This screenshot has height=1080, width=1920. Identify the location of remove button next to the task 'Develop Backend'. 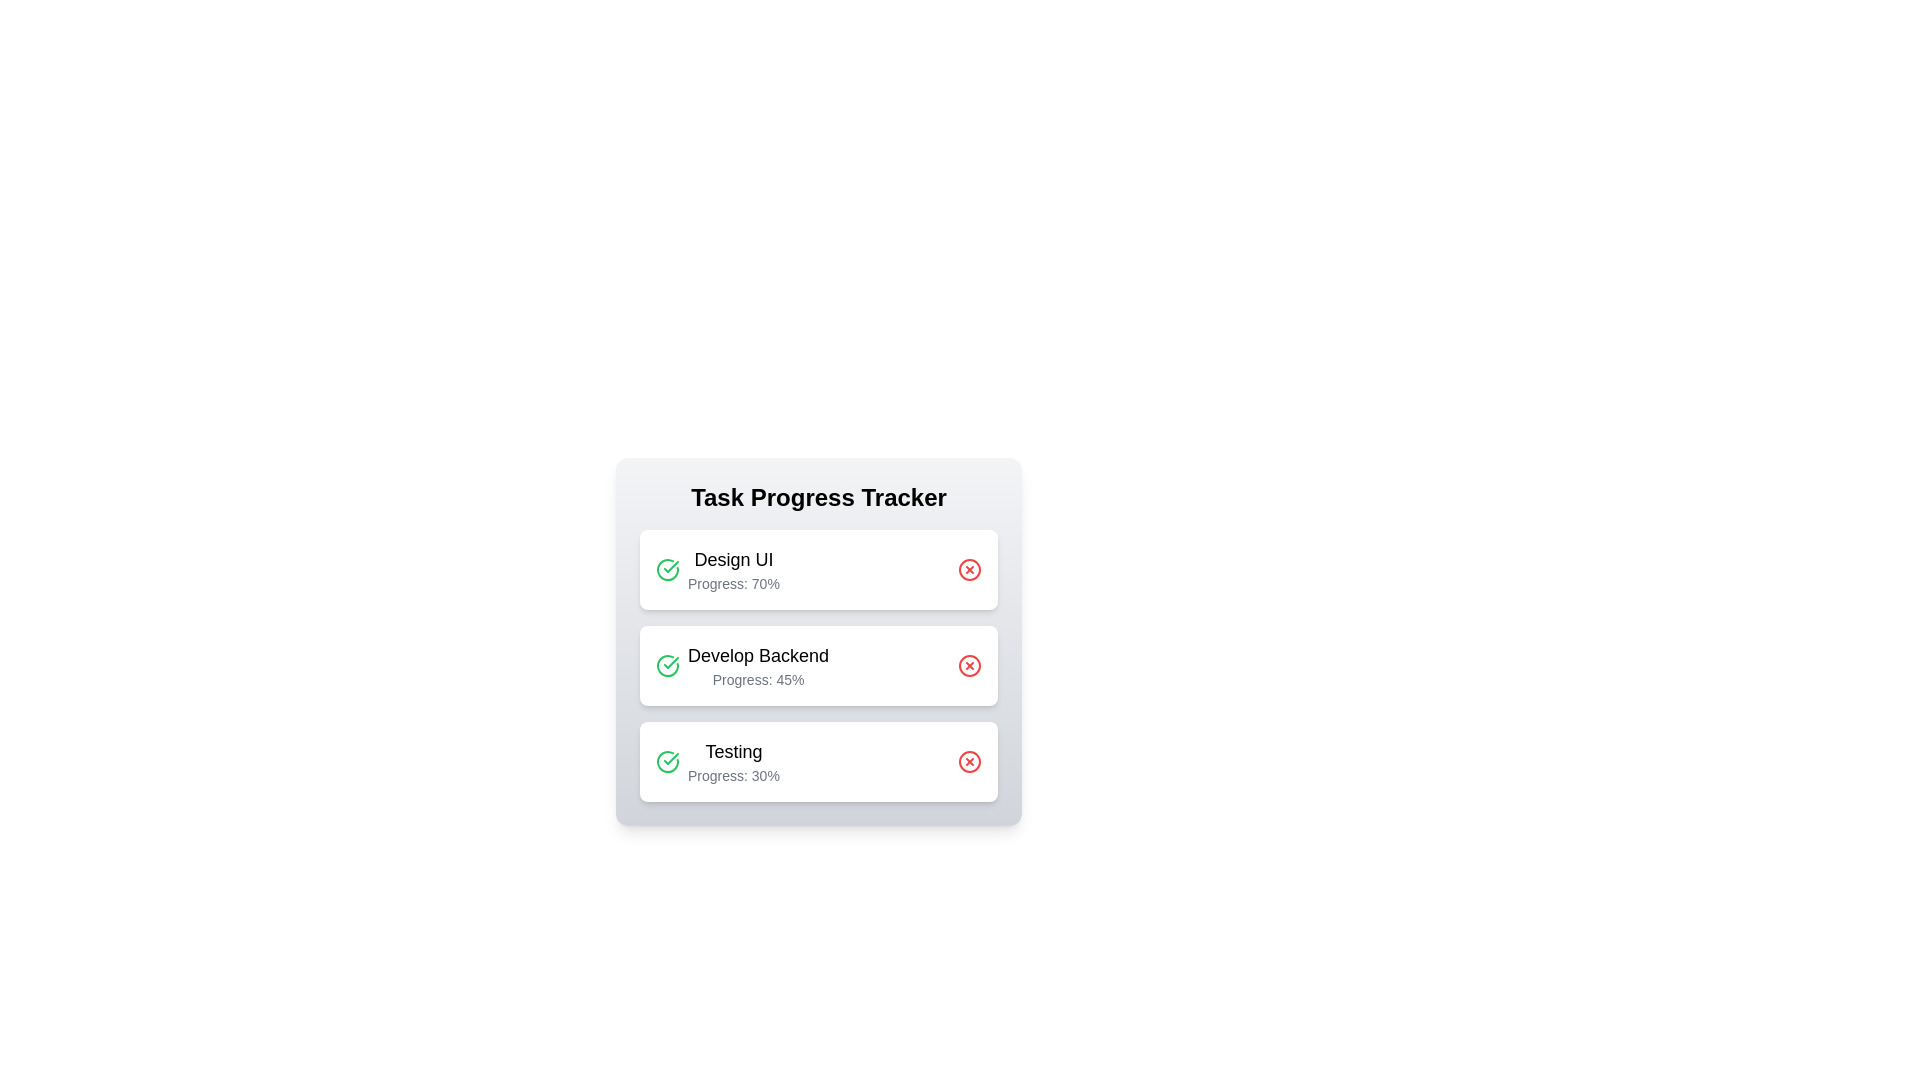
(969, 666).